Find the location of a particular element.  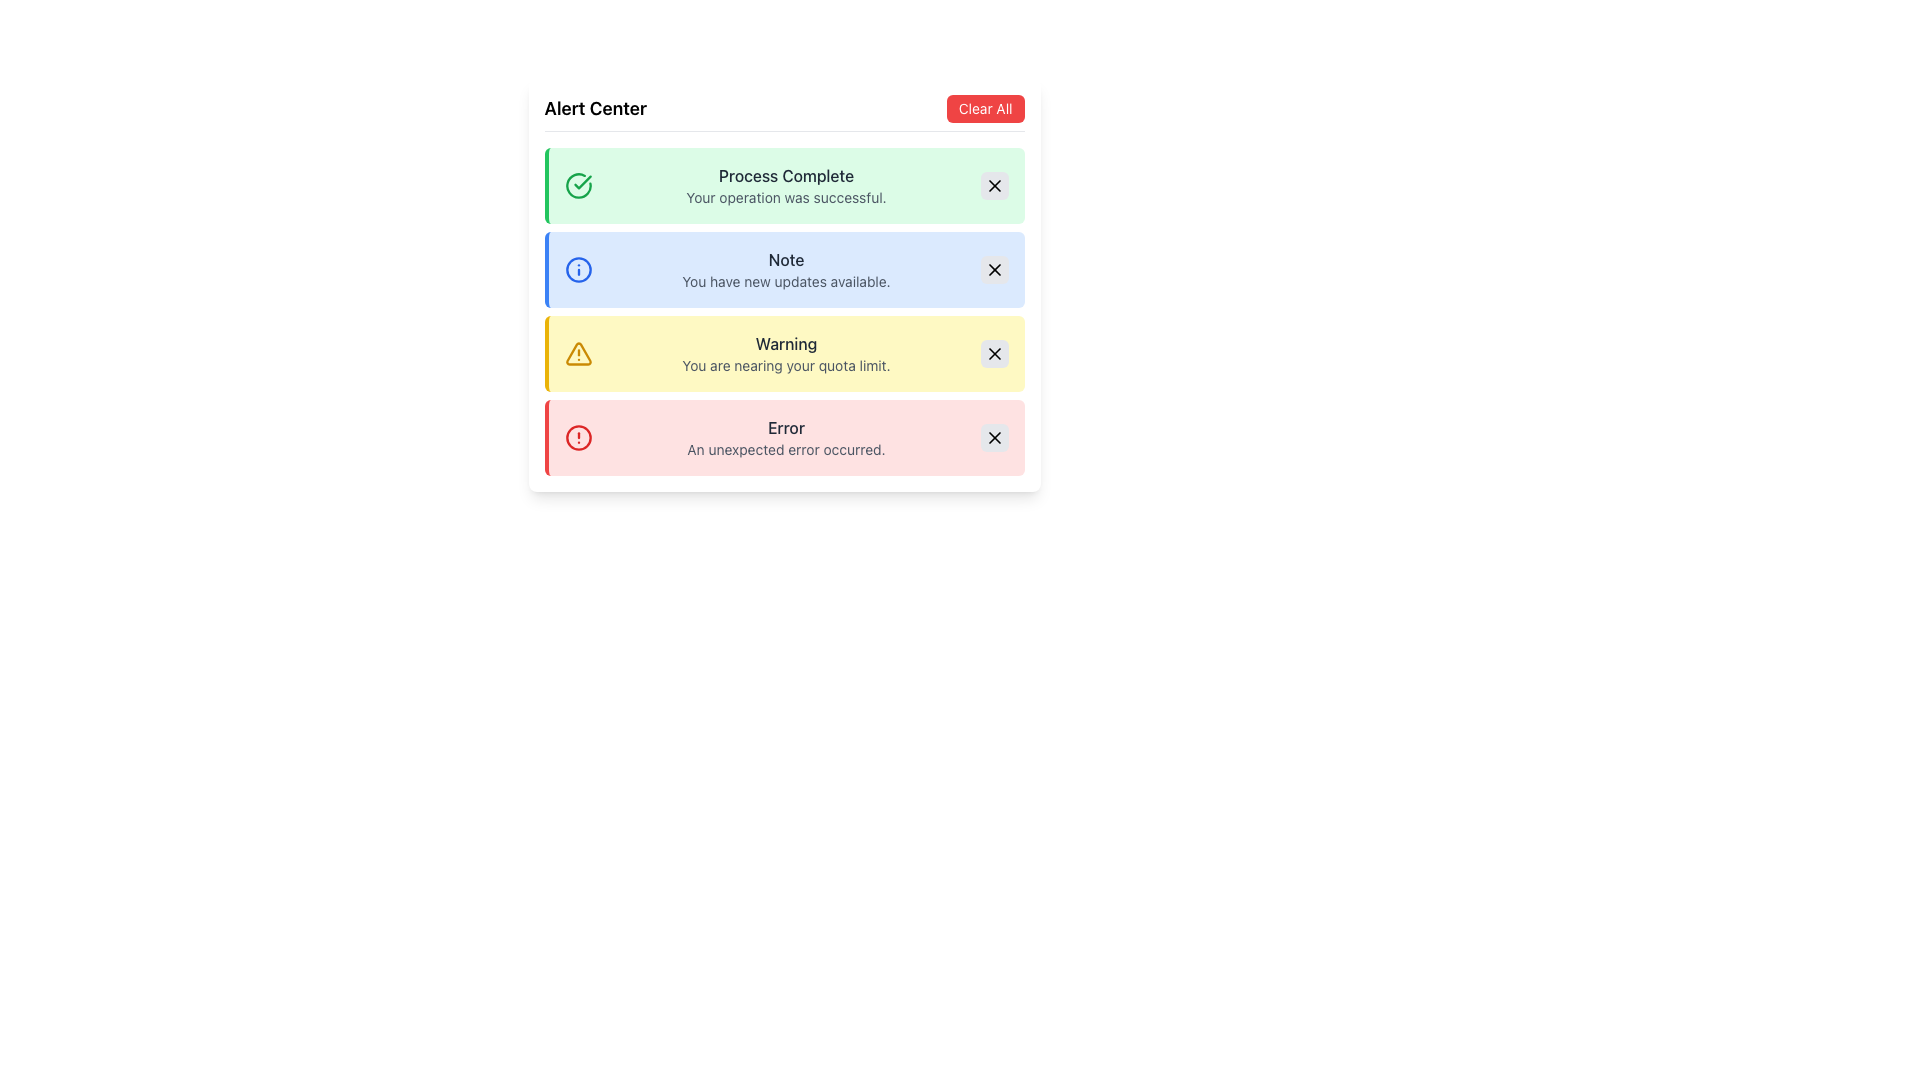

the 'Note' text label, which serves as the title for the blue alert section conveying a message to the user is located at coordinates (785, 258).